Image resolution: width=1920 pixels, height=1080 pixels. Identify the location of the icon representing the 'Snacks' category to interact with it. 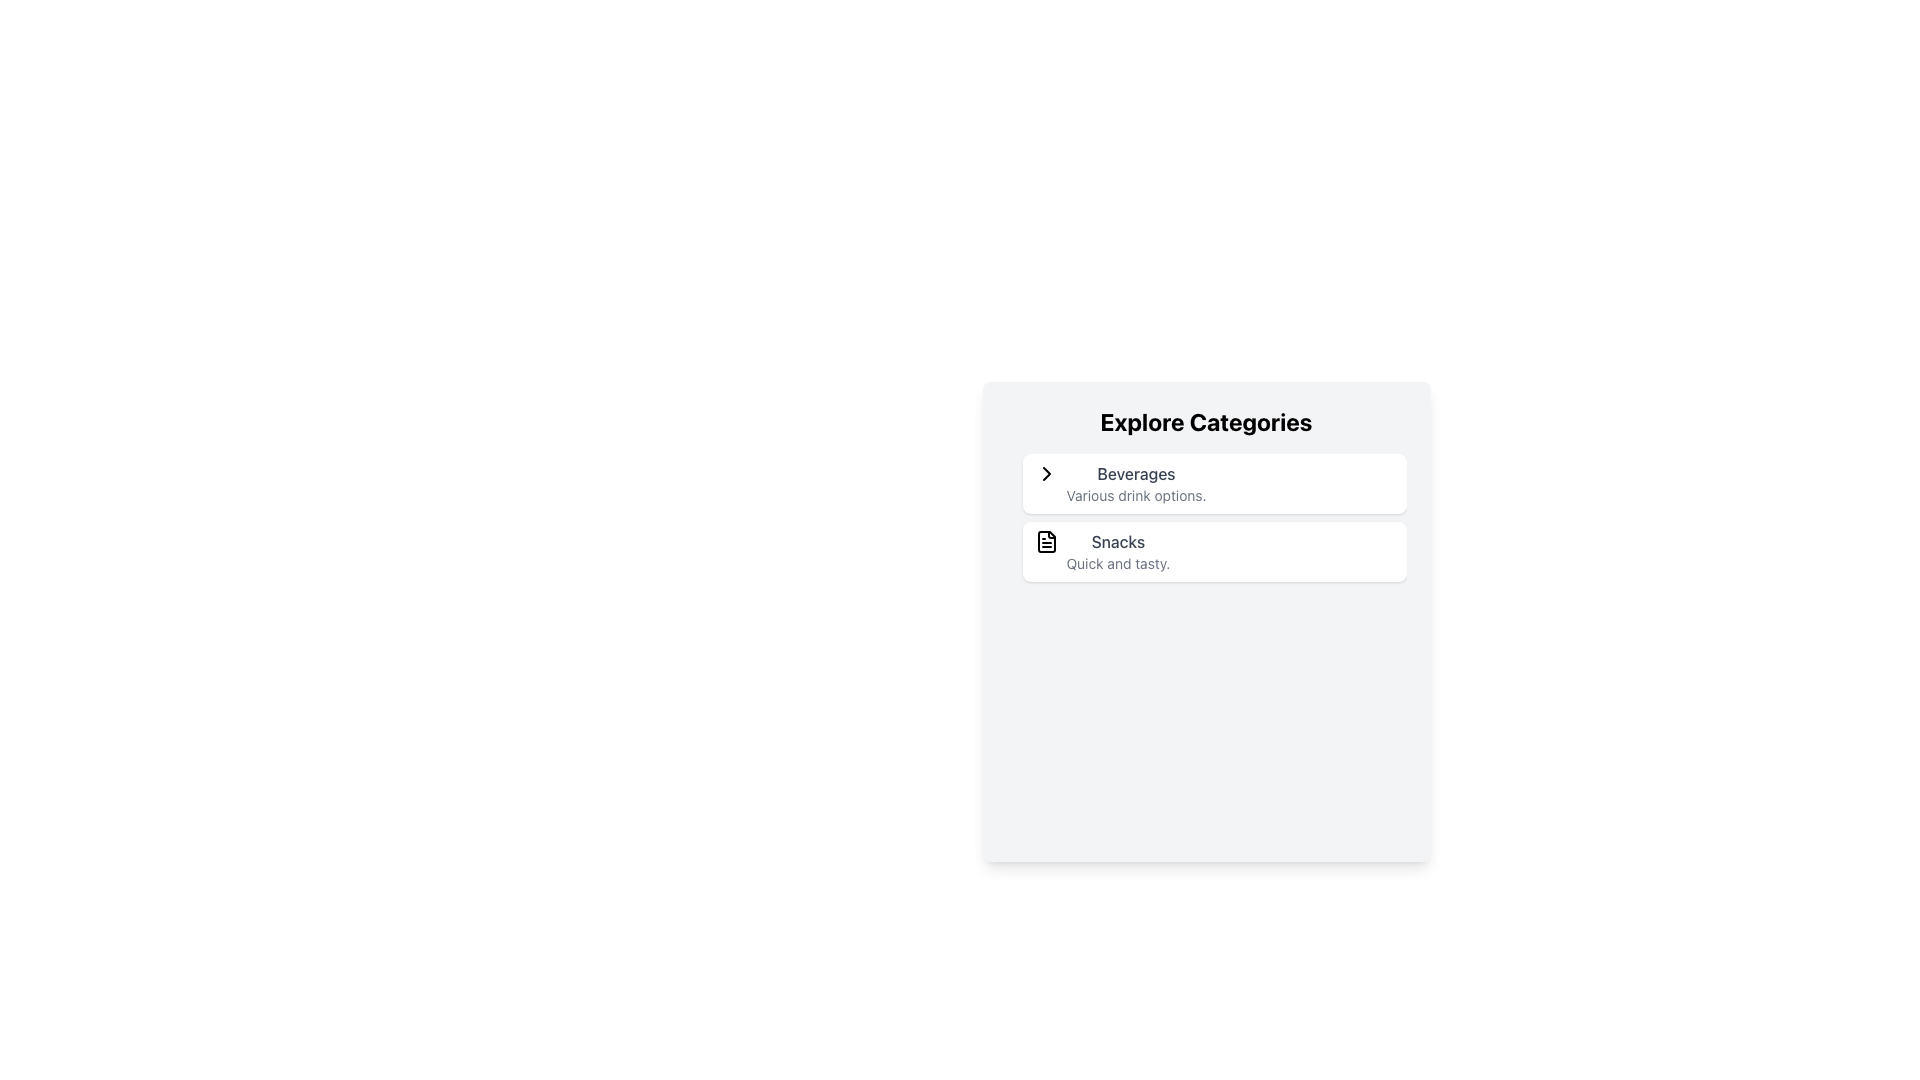
(1045, 542).